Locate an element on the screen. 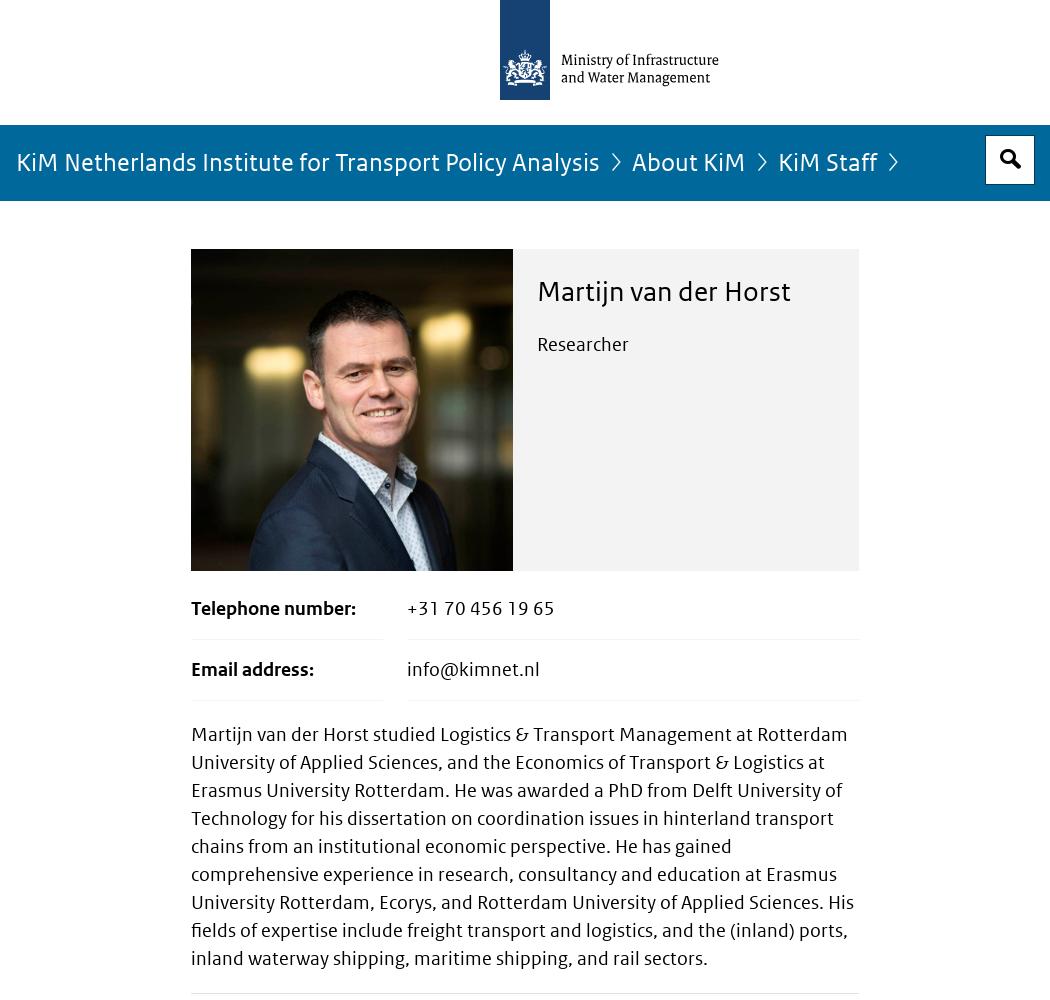  'Telephone number' is located at coordinates (270, 607).